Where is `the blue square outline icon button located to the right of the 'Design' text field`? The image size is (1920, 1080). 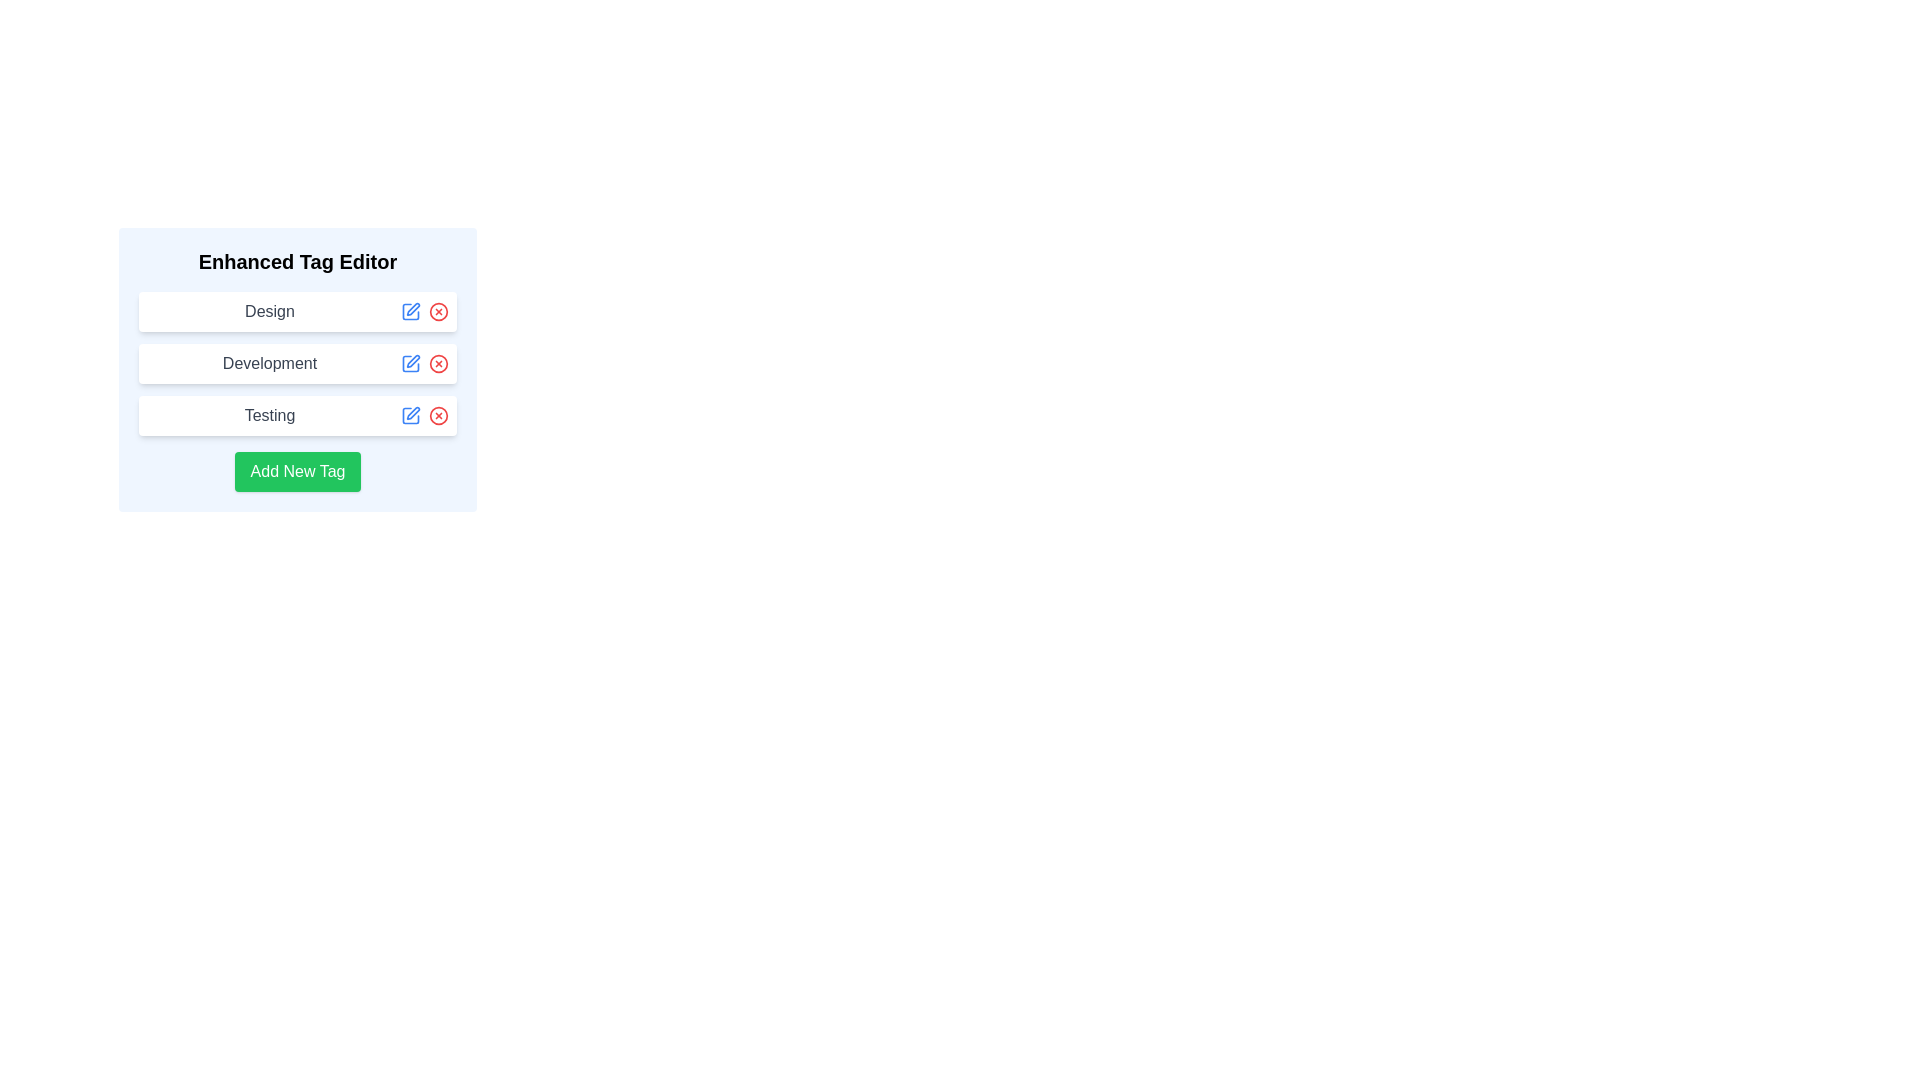
the blue square outline icon button located to the right of the 'Design' text field is located at coordinates (410, 312).